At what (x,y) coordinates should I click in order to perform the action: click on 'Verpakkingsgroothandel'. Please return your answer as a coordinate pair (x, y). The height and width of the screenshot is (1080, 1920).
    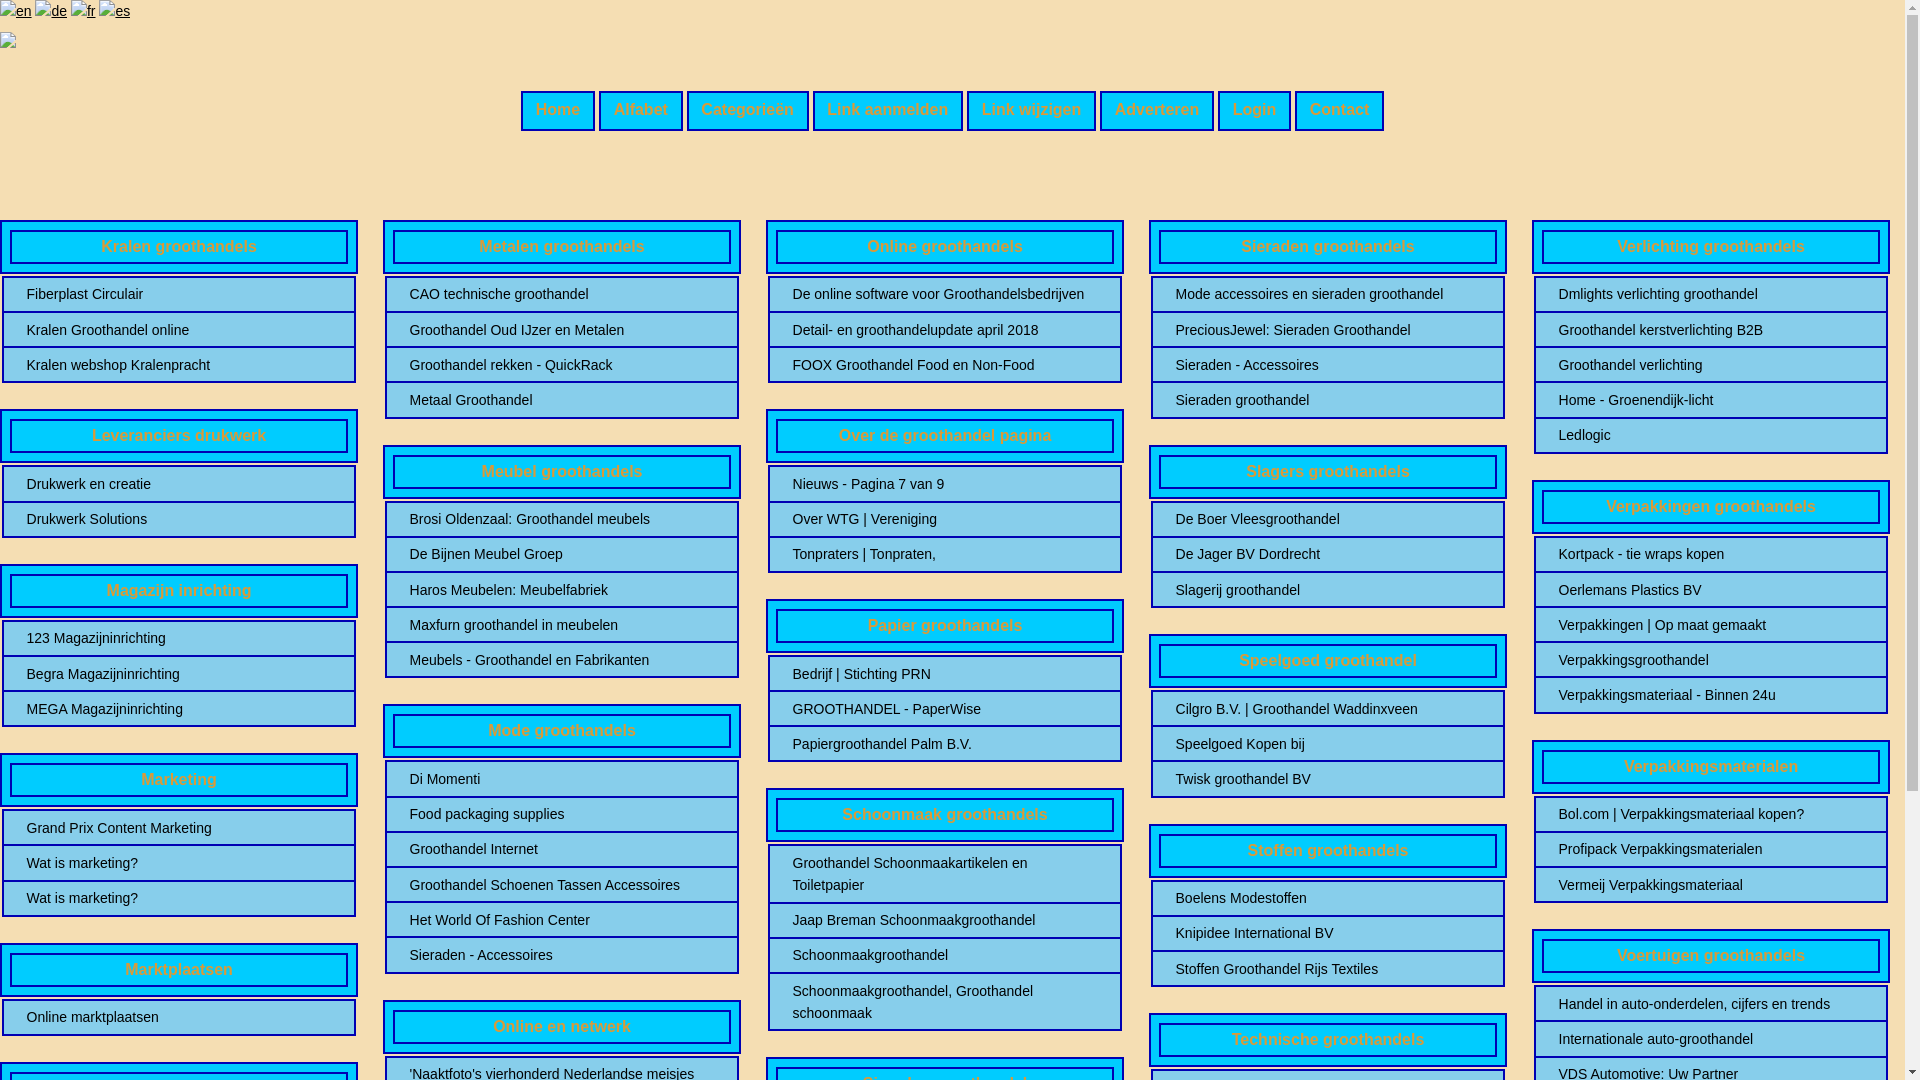
    Looking at the image, I should click on (1710, 659).